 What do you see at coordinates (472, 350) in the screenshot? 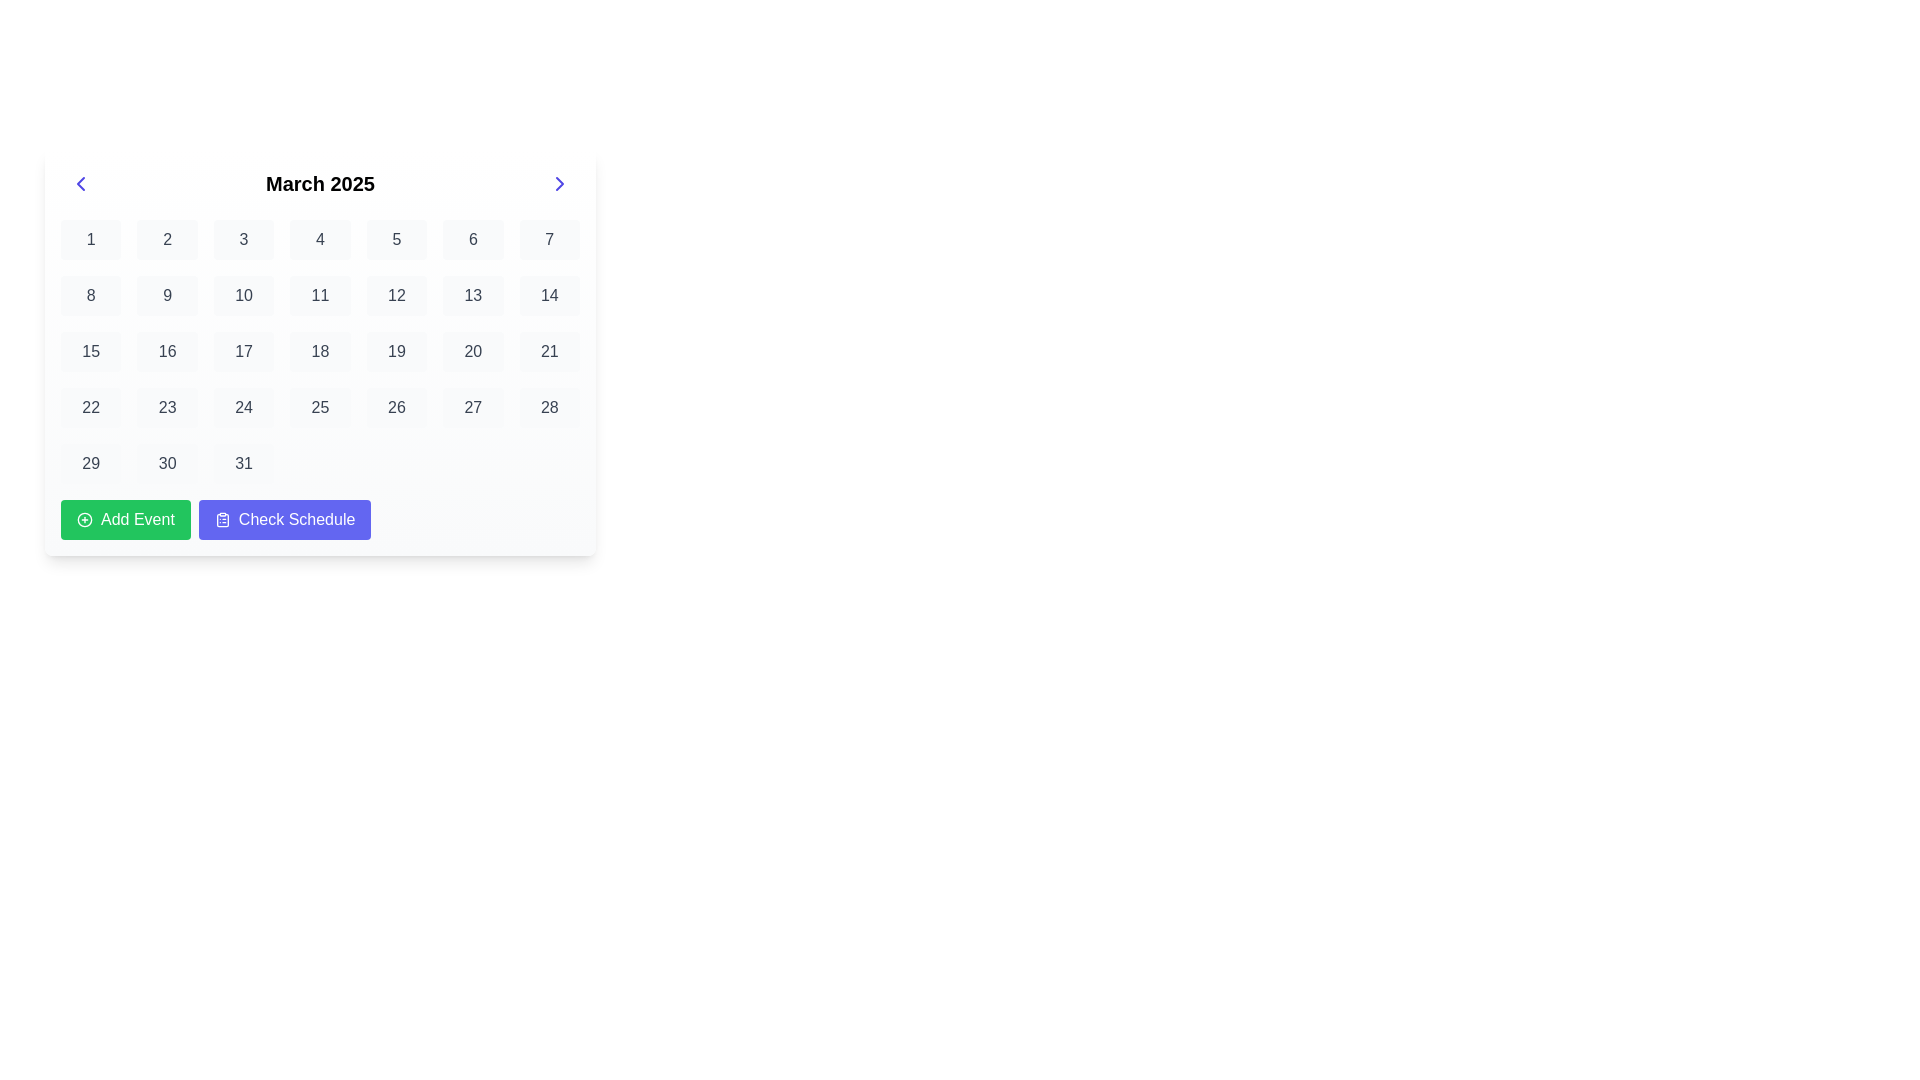
I see `the selectable date button representing the 20th of the month in the calendar interface located in the fourth row and sixth column` at bounding box center [472, 350].